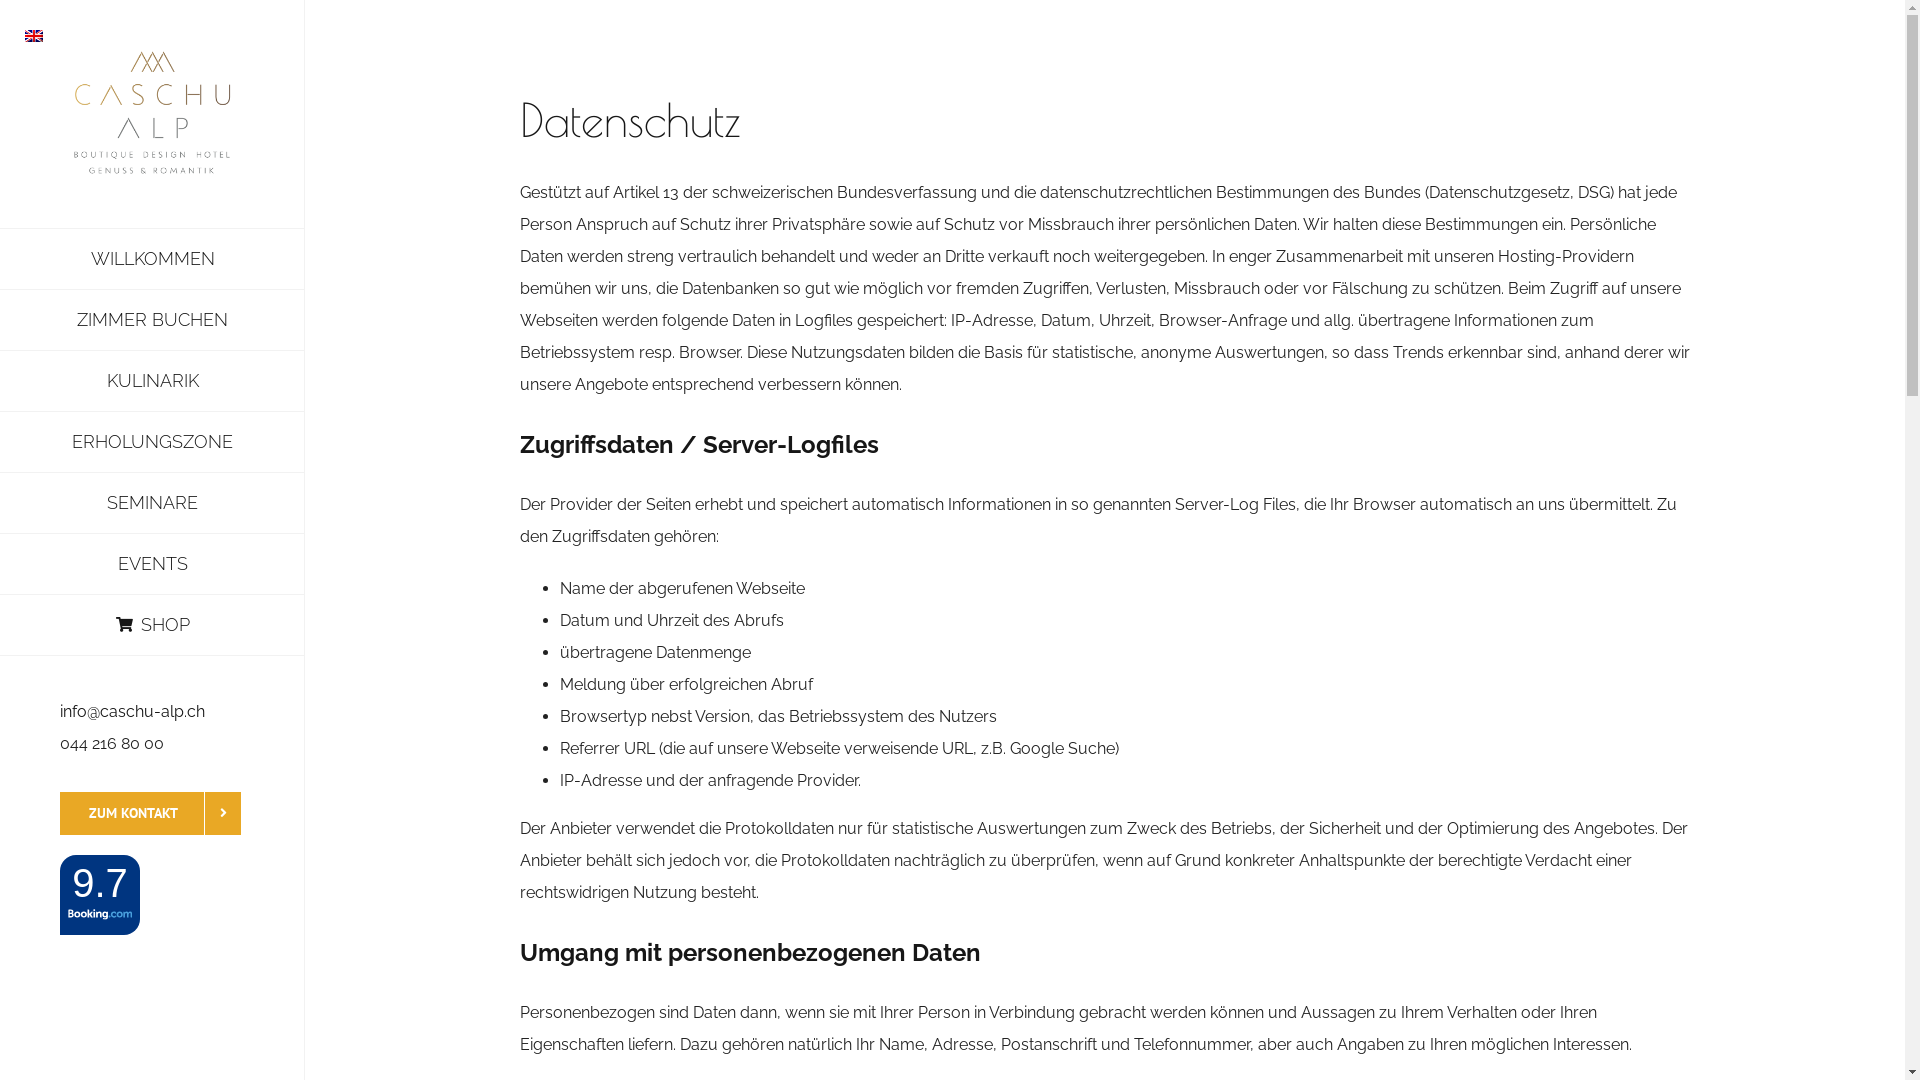  What do you see at coordinates (149, 813) in the screenshot?
I see `'ZUM KONTAKT'` at bounding box center [149, 813].